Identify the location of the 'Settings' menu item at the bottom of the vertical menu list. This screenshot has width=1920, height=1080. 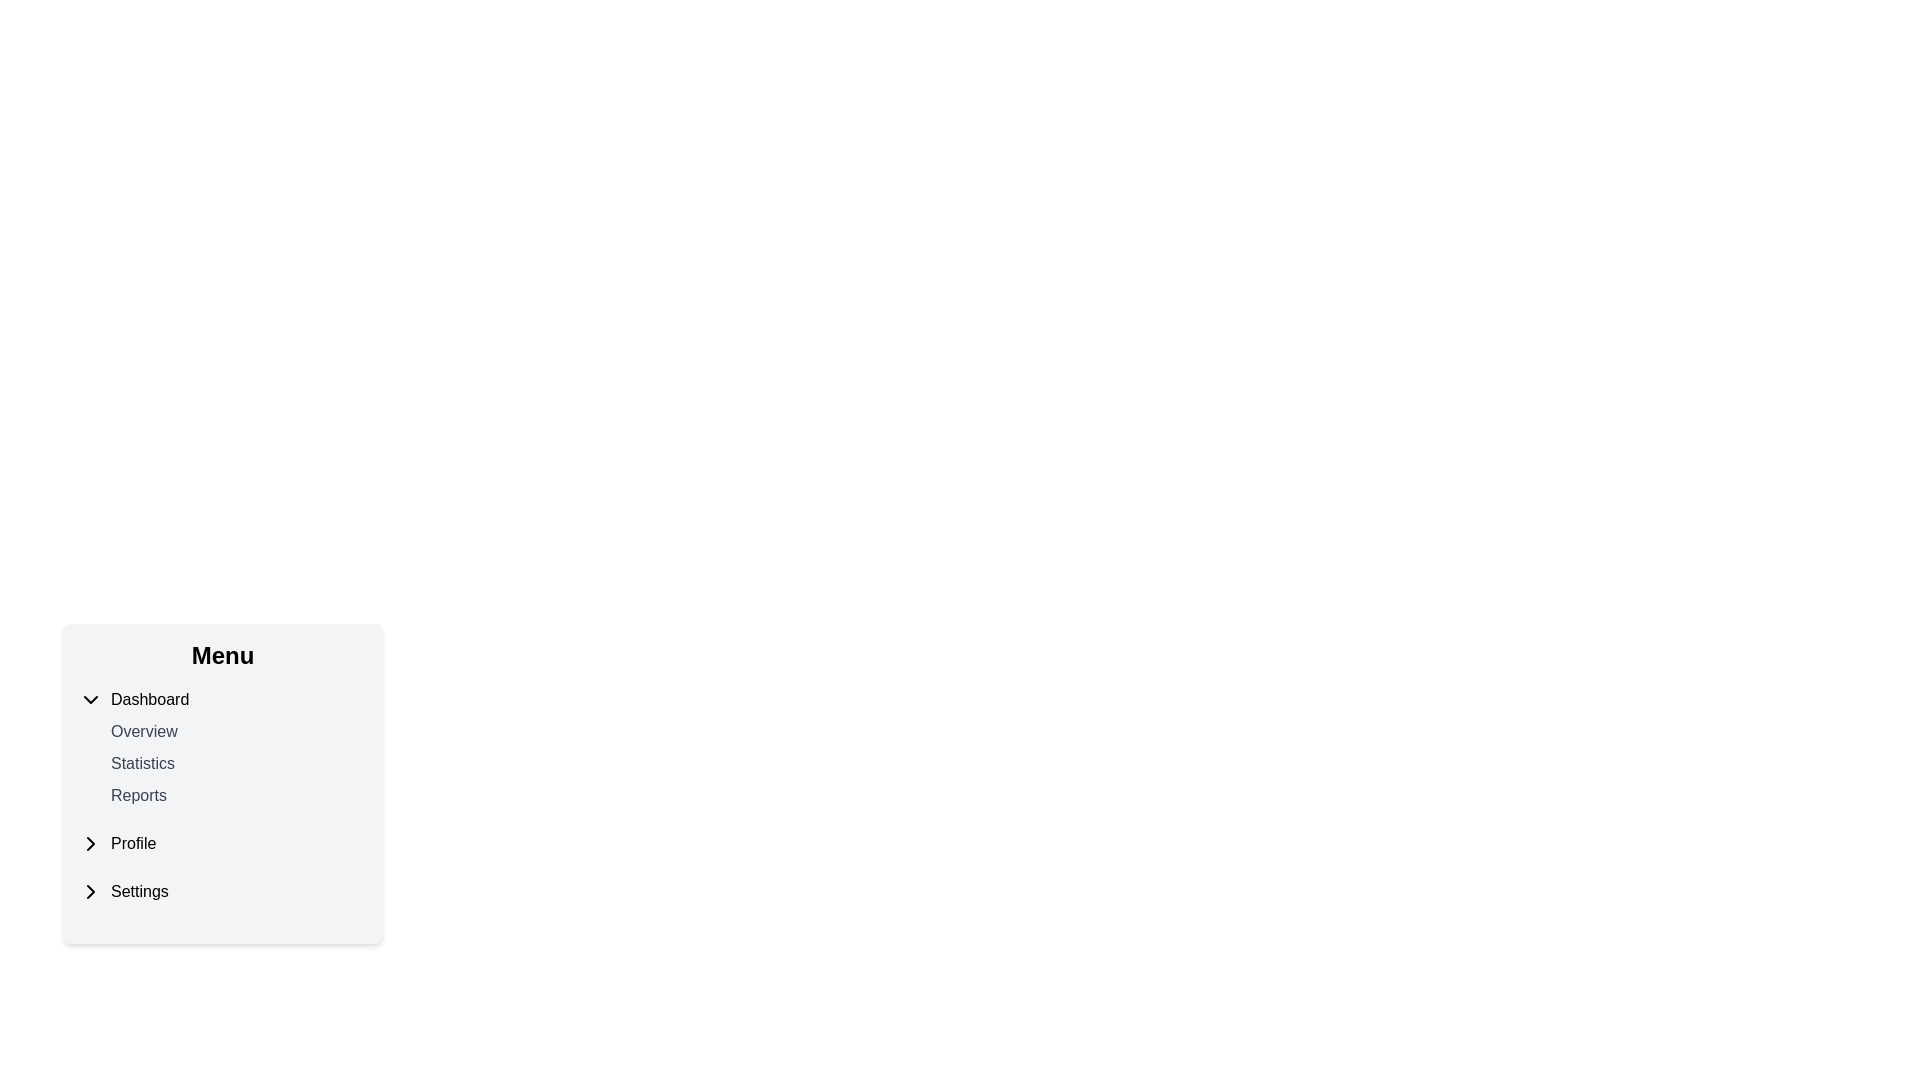
(222, 890).